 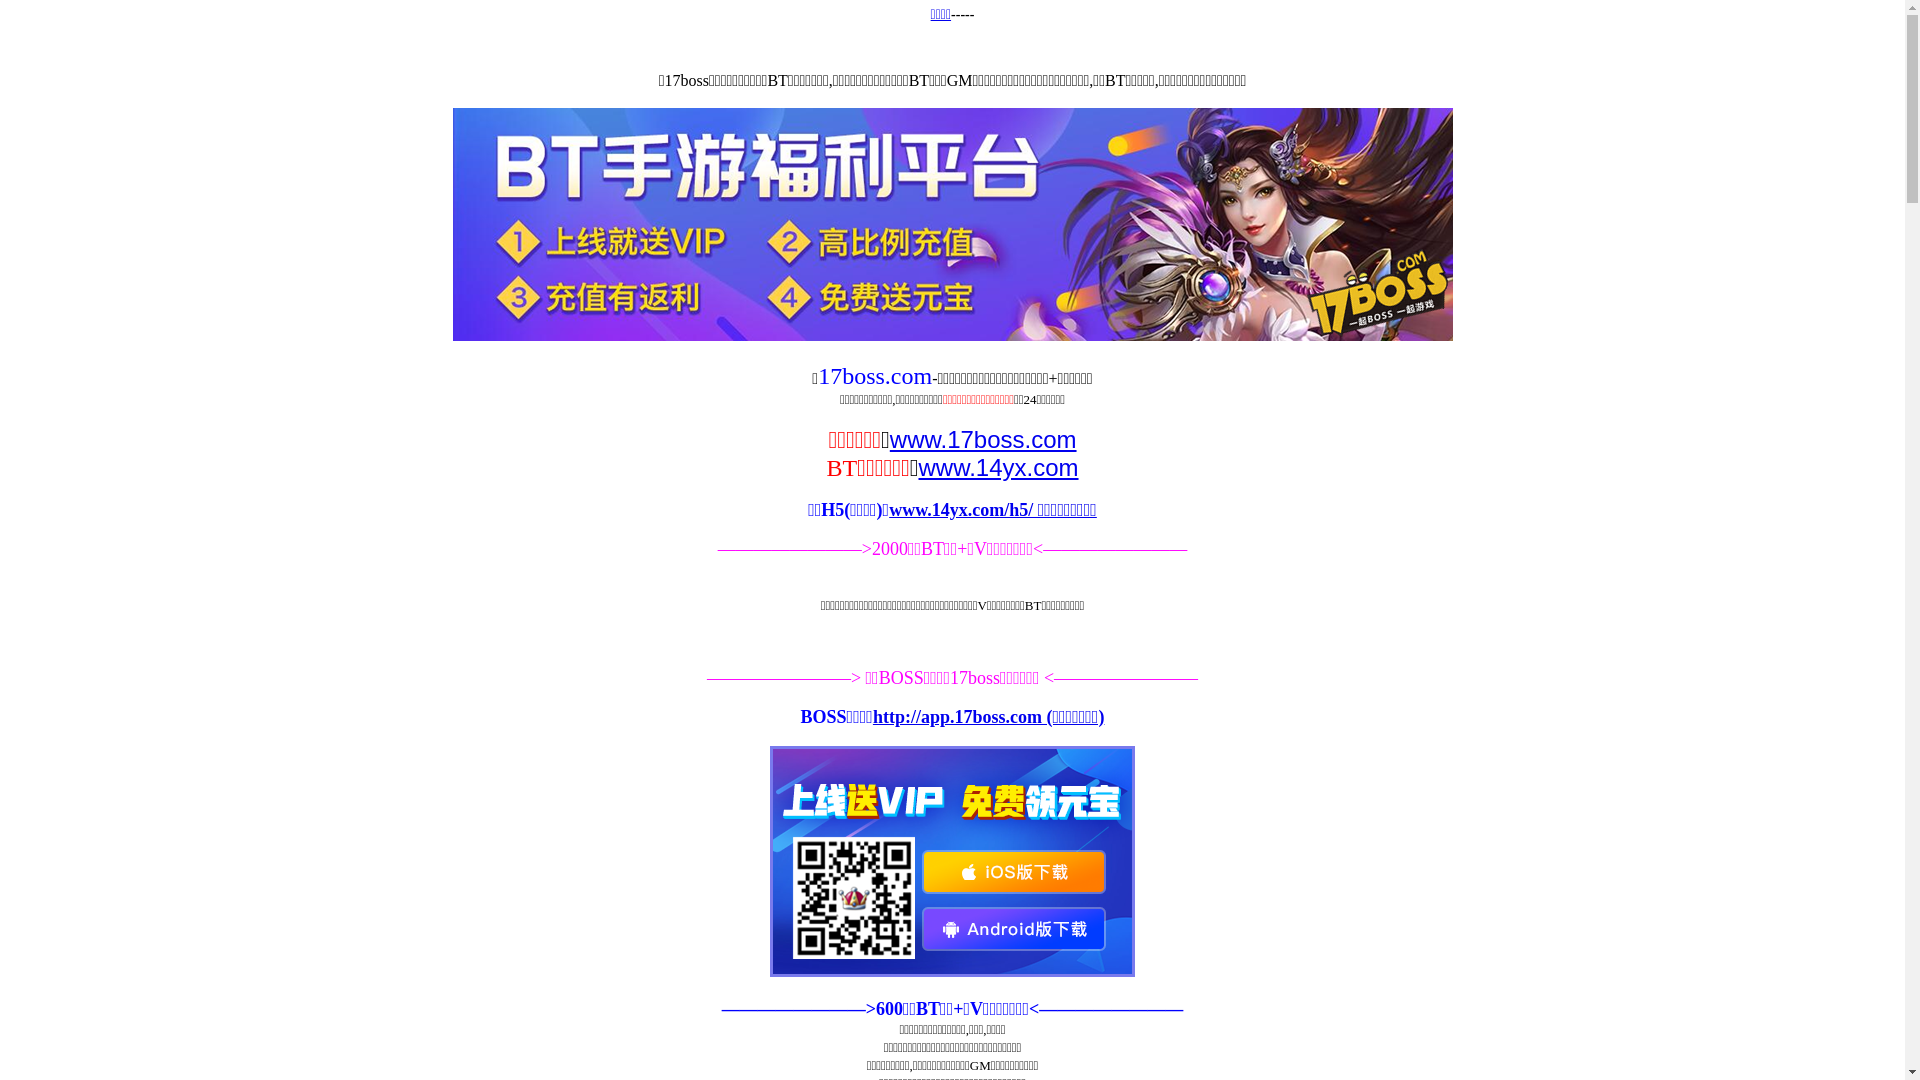 I want to click on 'www.14yx.com', so click(x=998, y=467).